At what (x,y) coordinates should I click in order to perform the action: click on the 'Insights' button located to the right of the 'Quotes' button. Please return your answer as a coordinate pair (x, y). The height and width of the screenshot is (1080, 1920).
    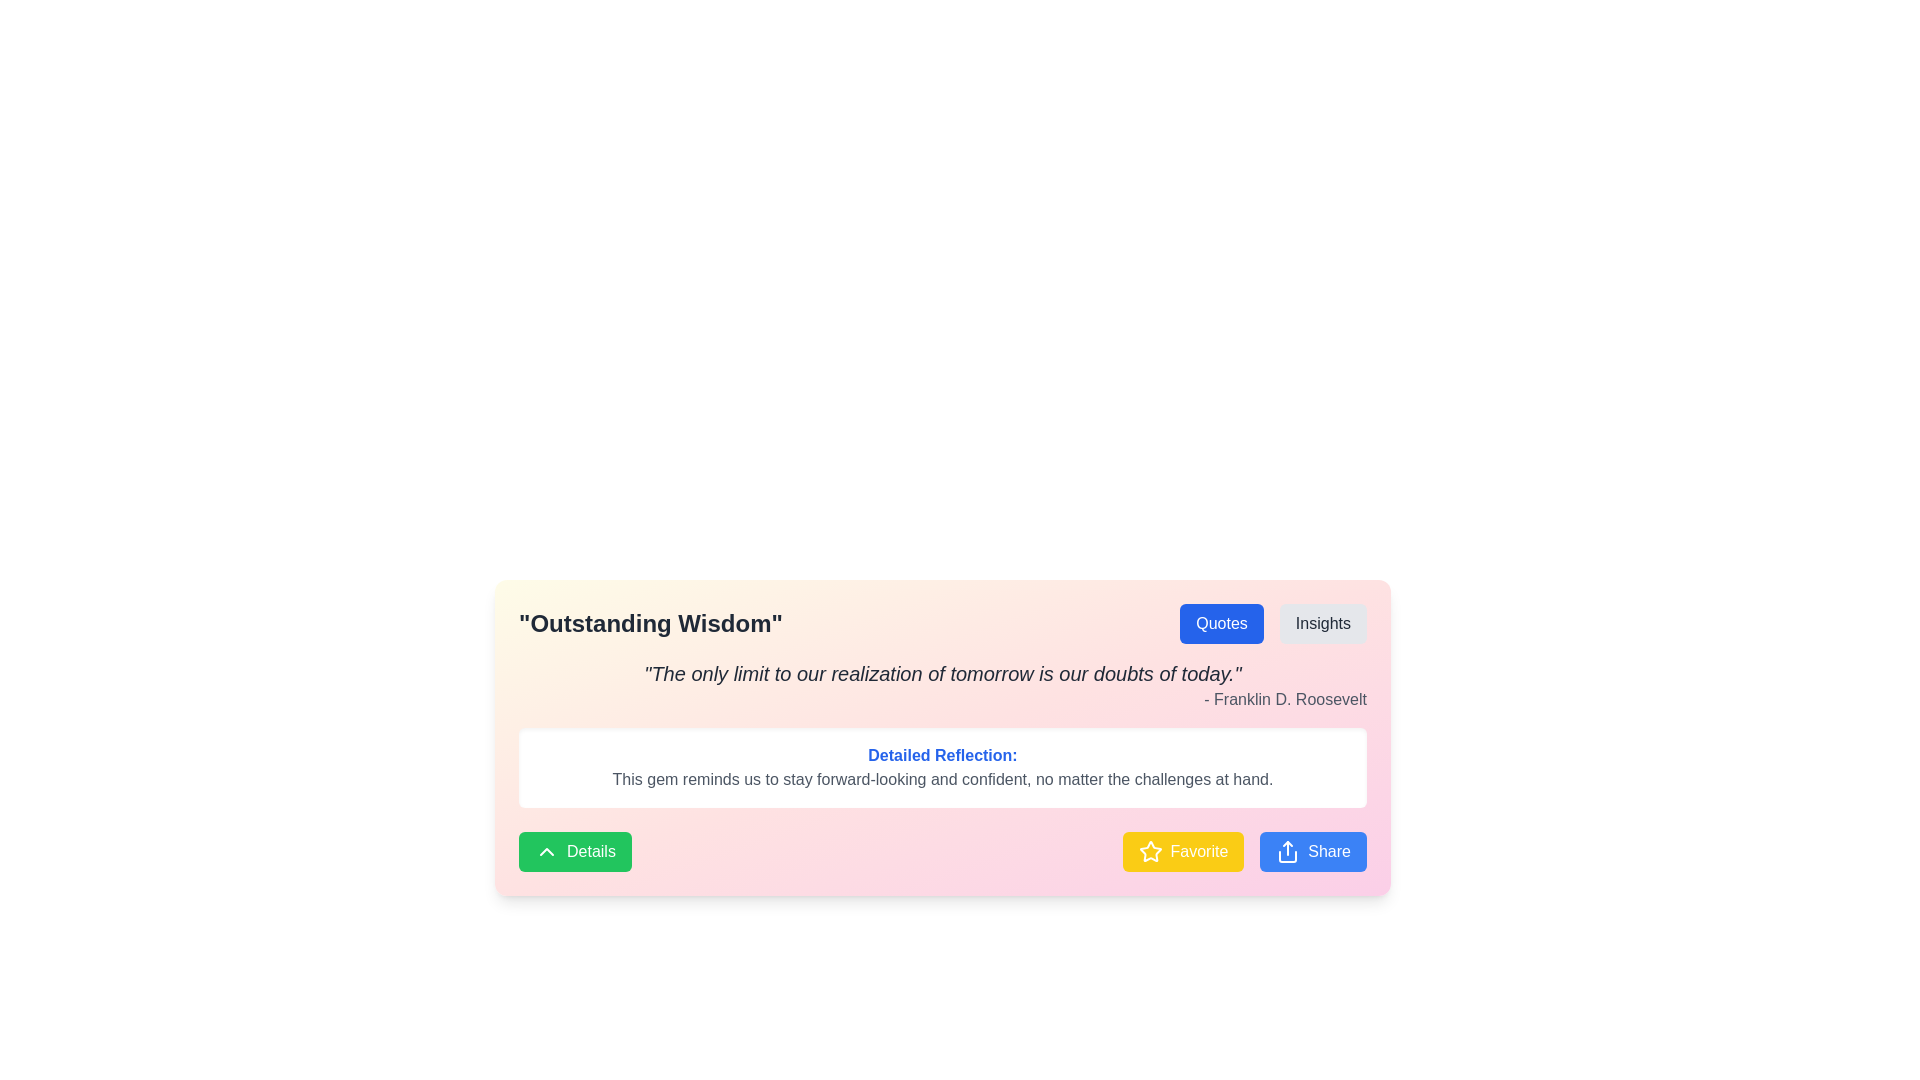
    Looking at the image, I should click on (1323, 623).